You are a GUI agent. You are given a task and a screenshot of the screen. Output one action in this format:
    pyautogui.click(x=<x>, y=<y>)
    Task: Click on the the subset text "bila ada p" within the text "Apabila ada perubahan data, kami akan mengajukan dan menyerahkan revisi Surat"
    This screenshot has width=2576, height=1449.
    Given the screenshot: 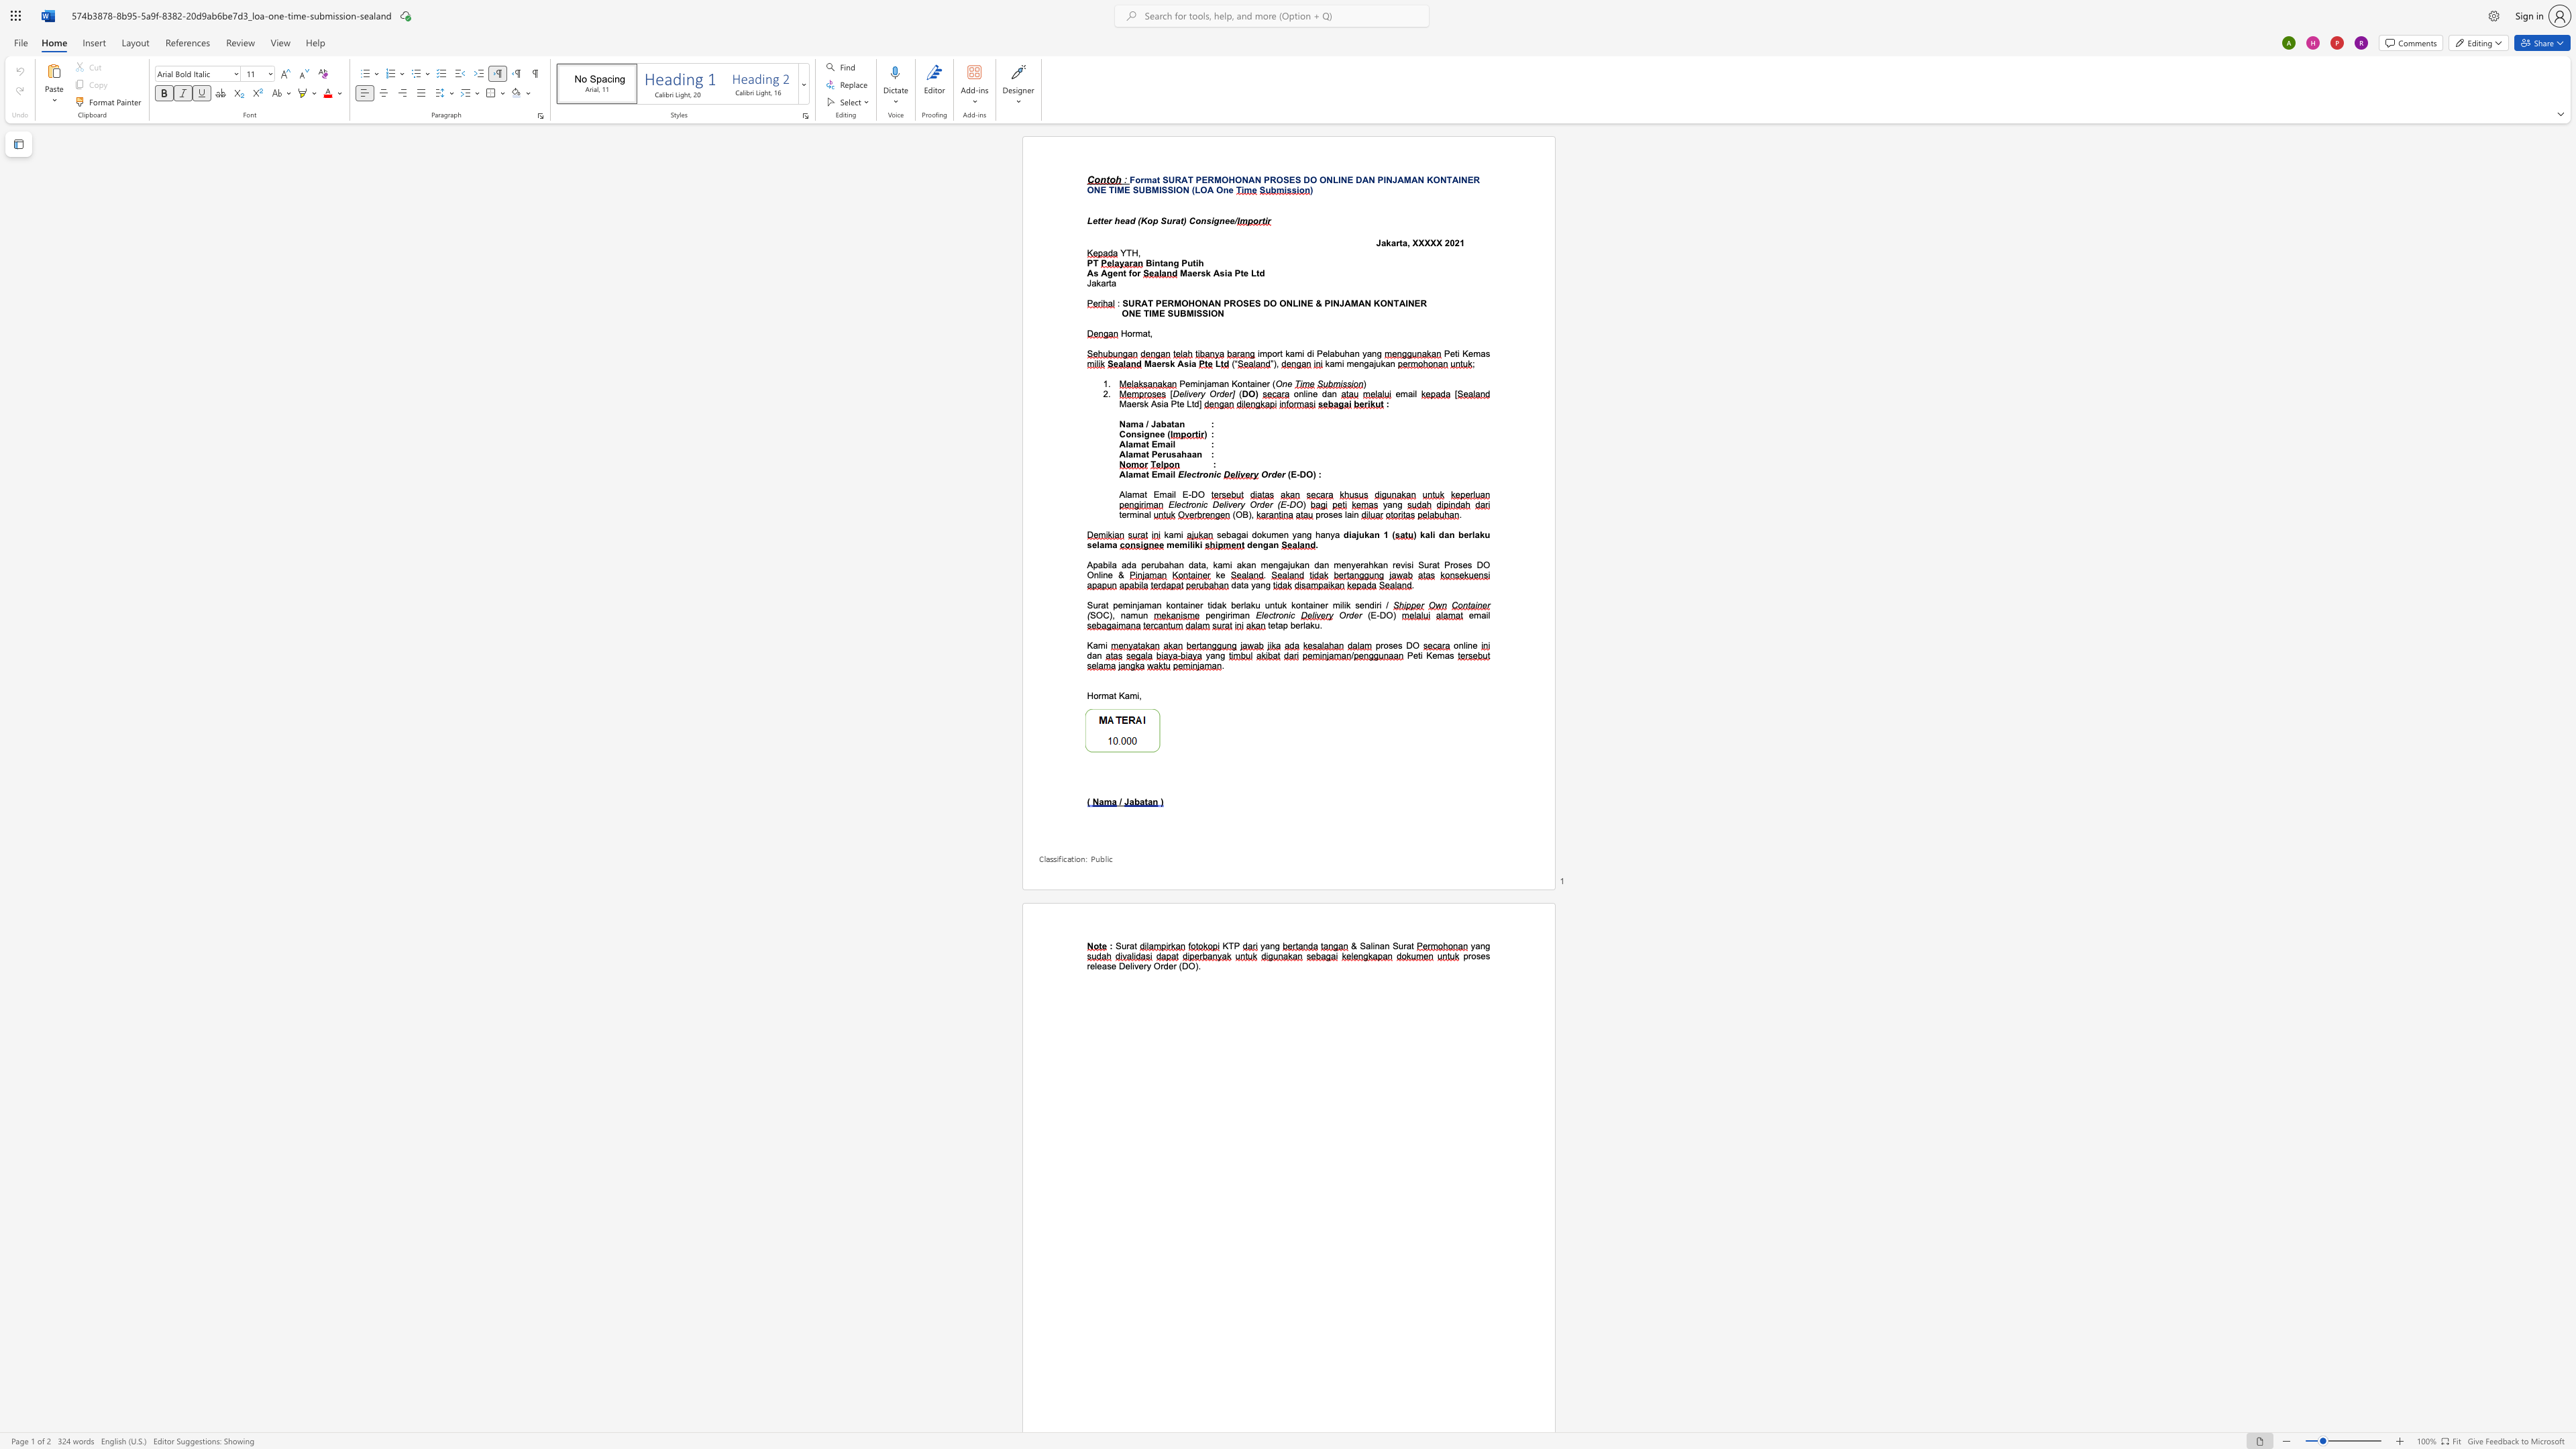 What is the action you would take?
    pyautogui.click(x=1103, y=564)
    